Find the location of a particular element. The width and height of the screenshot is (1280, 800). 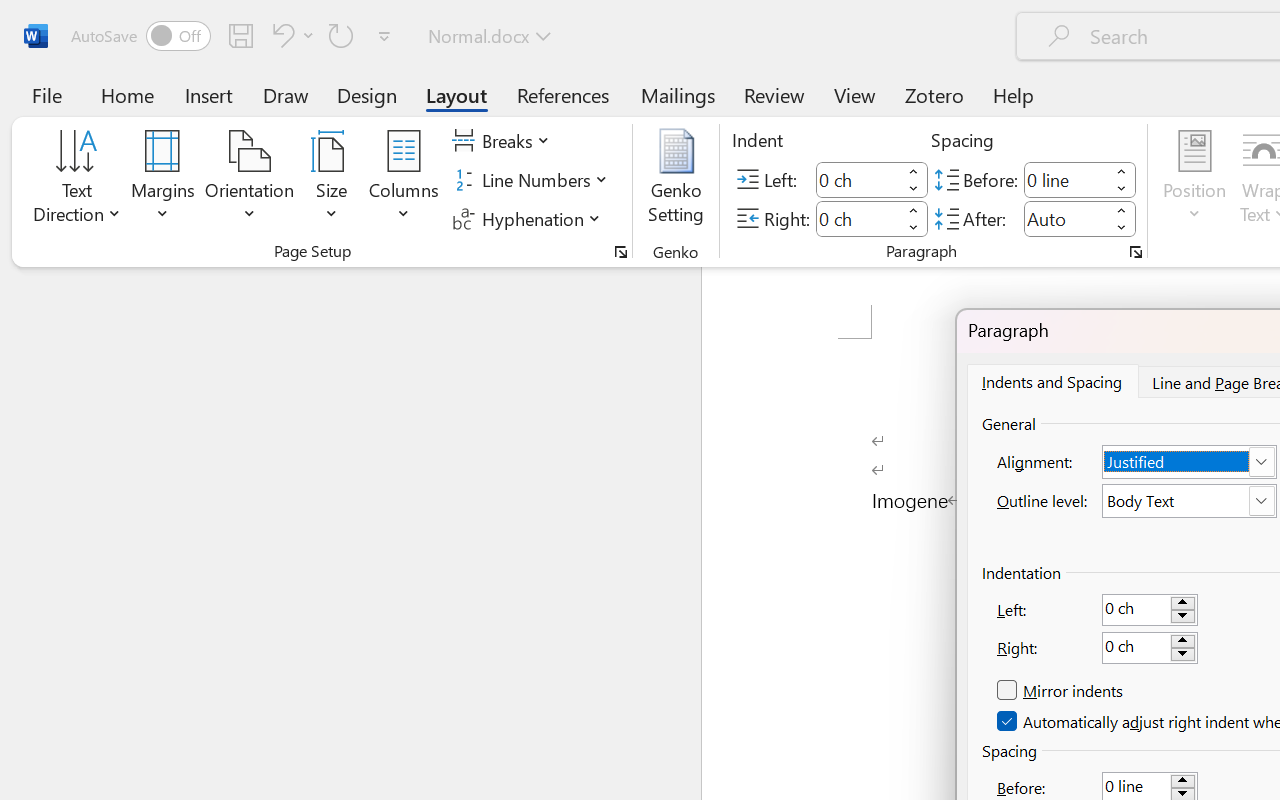

'Outline level:' is located at coordinates (1189, 500).